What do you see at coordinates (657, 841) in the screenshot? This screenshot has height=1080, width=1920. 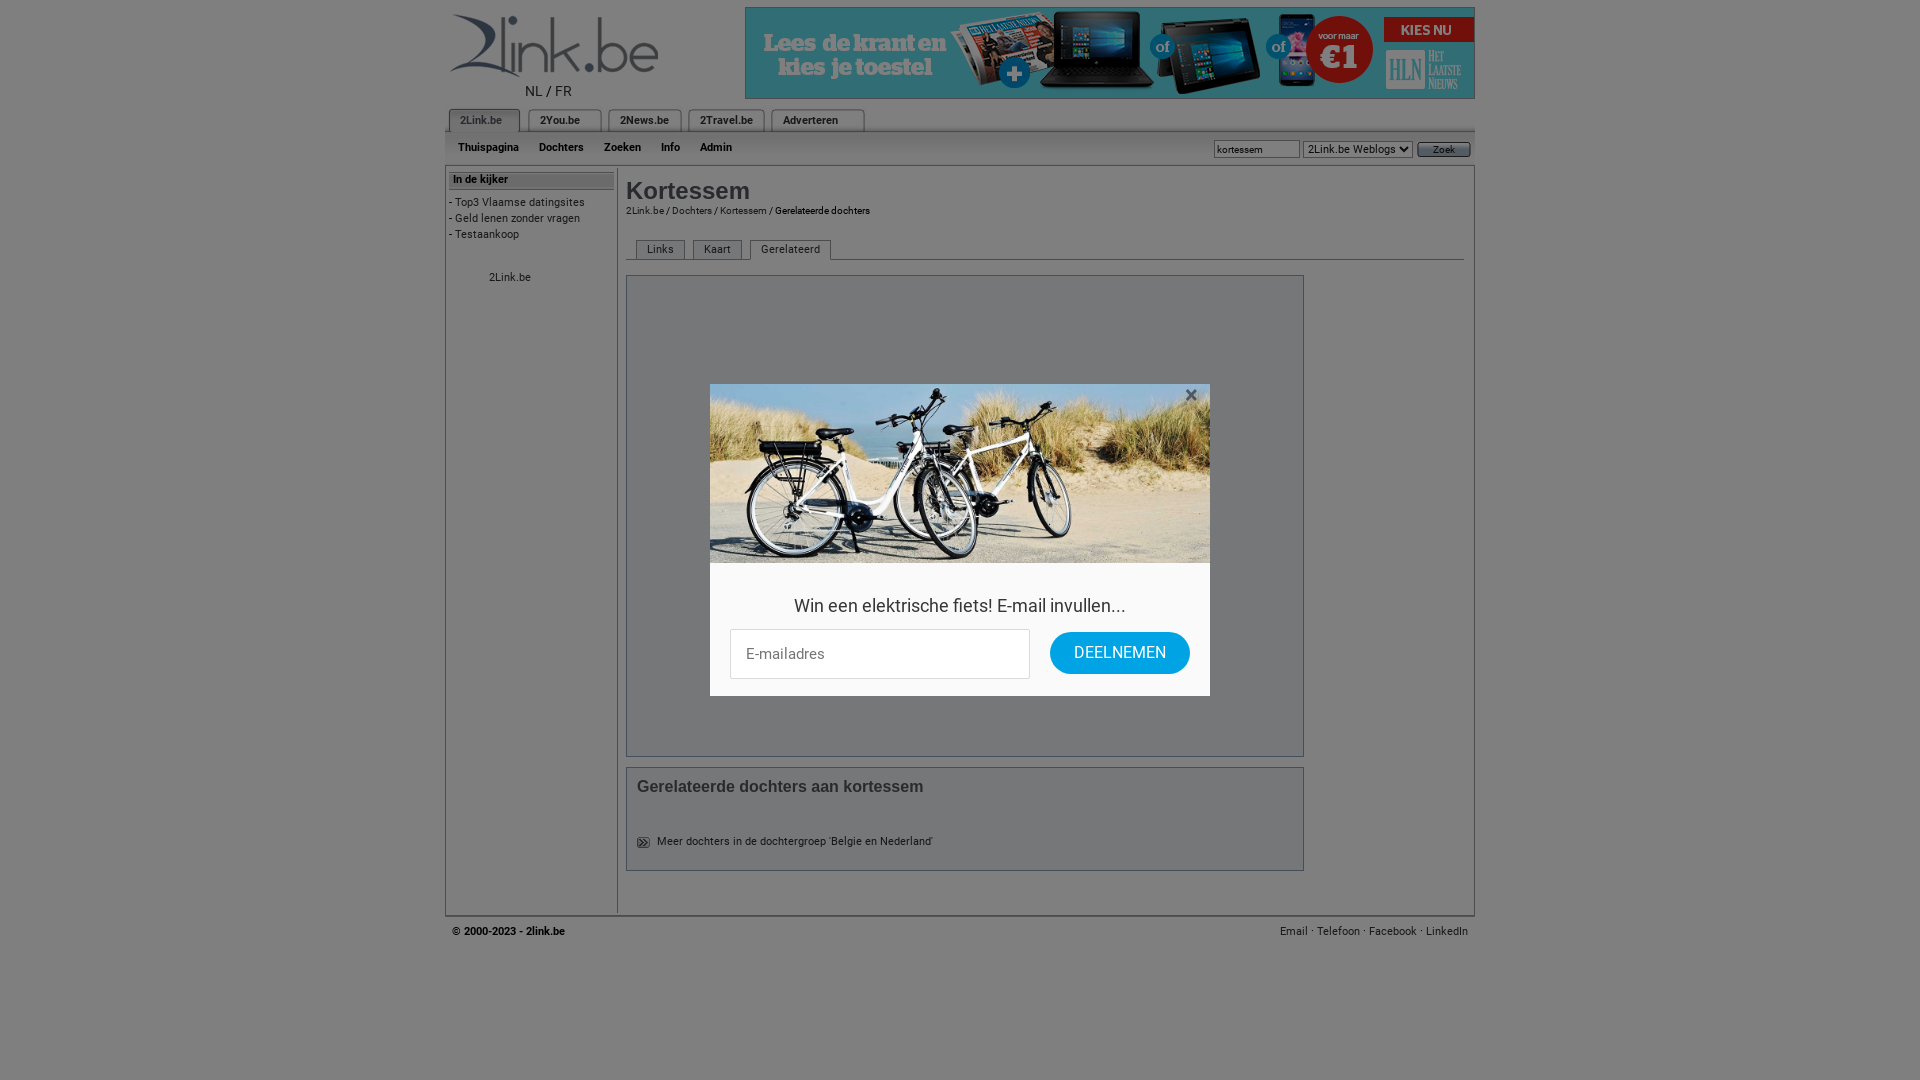 I see `'Meer dochters in de dochtergroep 'Belgie en Nederland''` at bounding box center [657, 841].